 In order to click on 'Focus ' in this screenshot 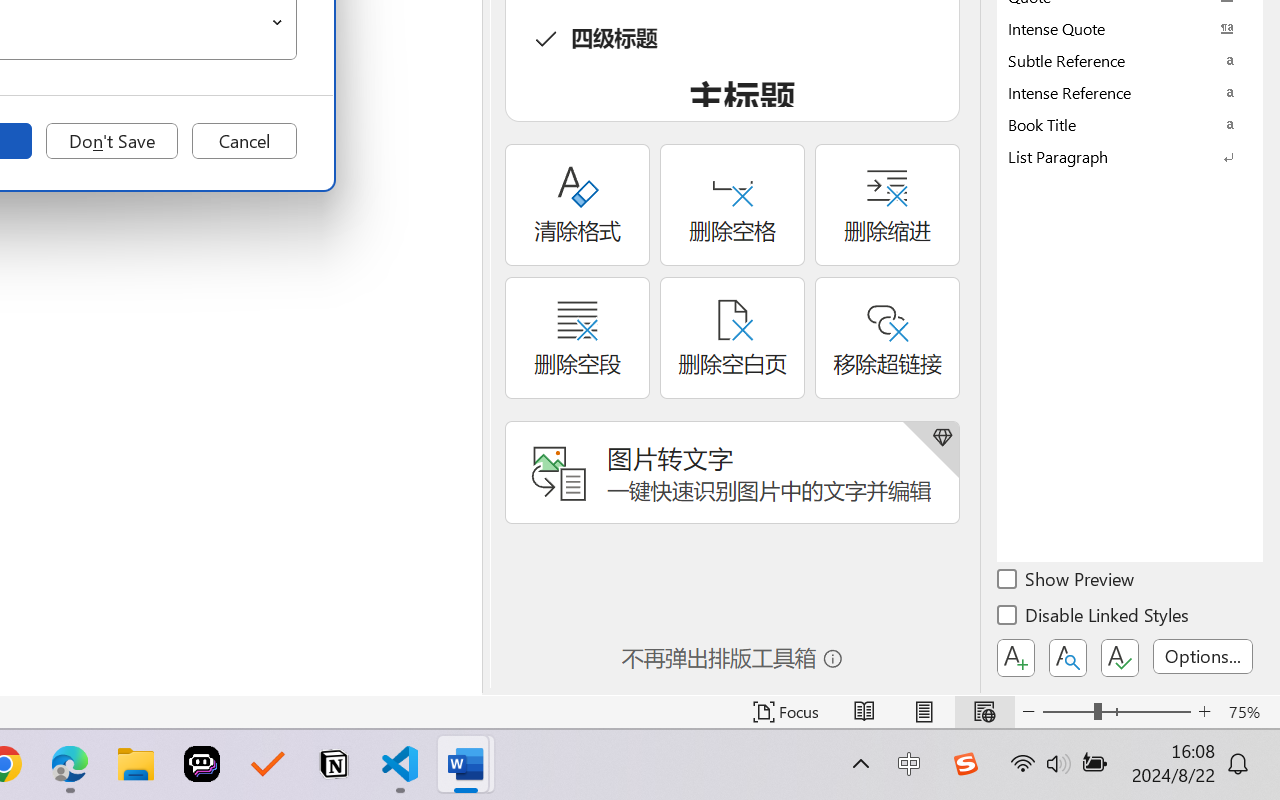, I will do `click(785, 711)`.